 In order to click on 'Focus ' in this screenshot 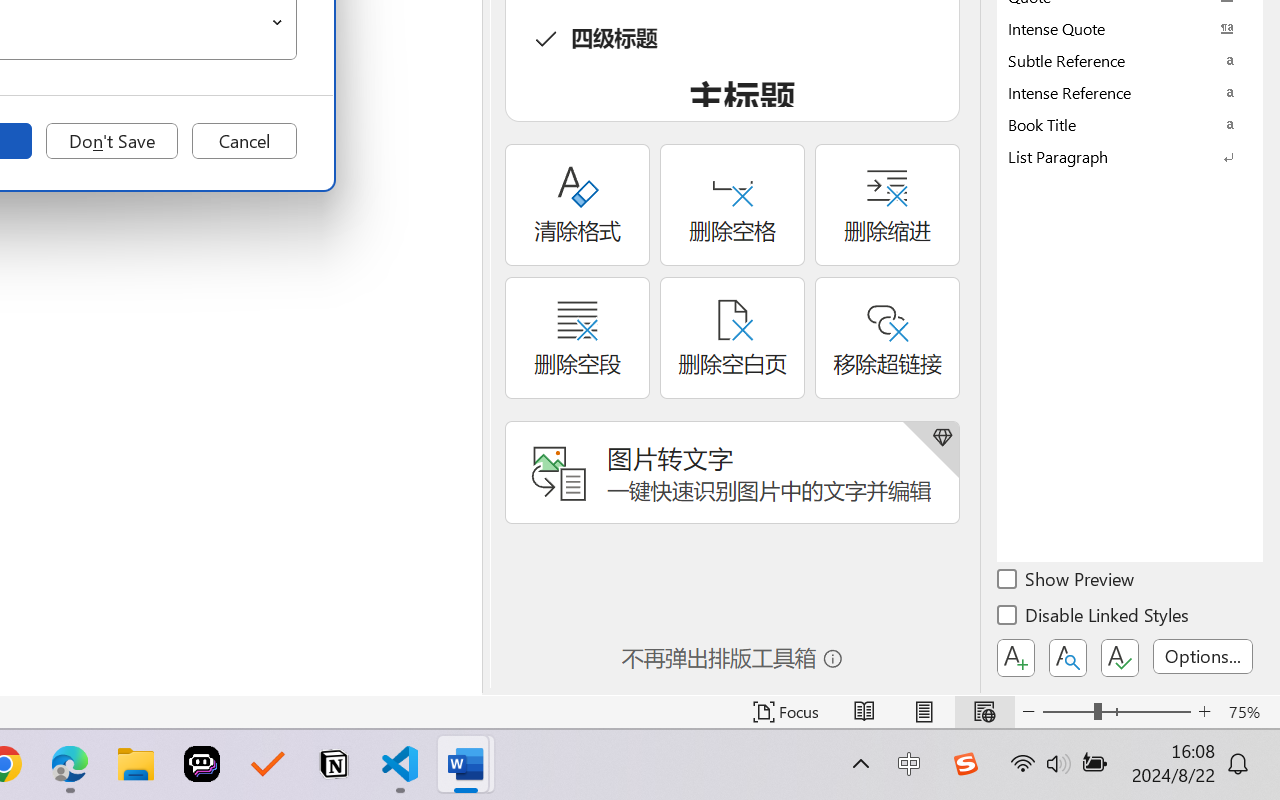, I will do `click(785, 711)`.